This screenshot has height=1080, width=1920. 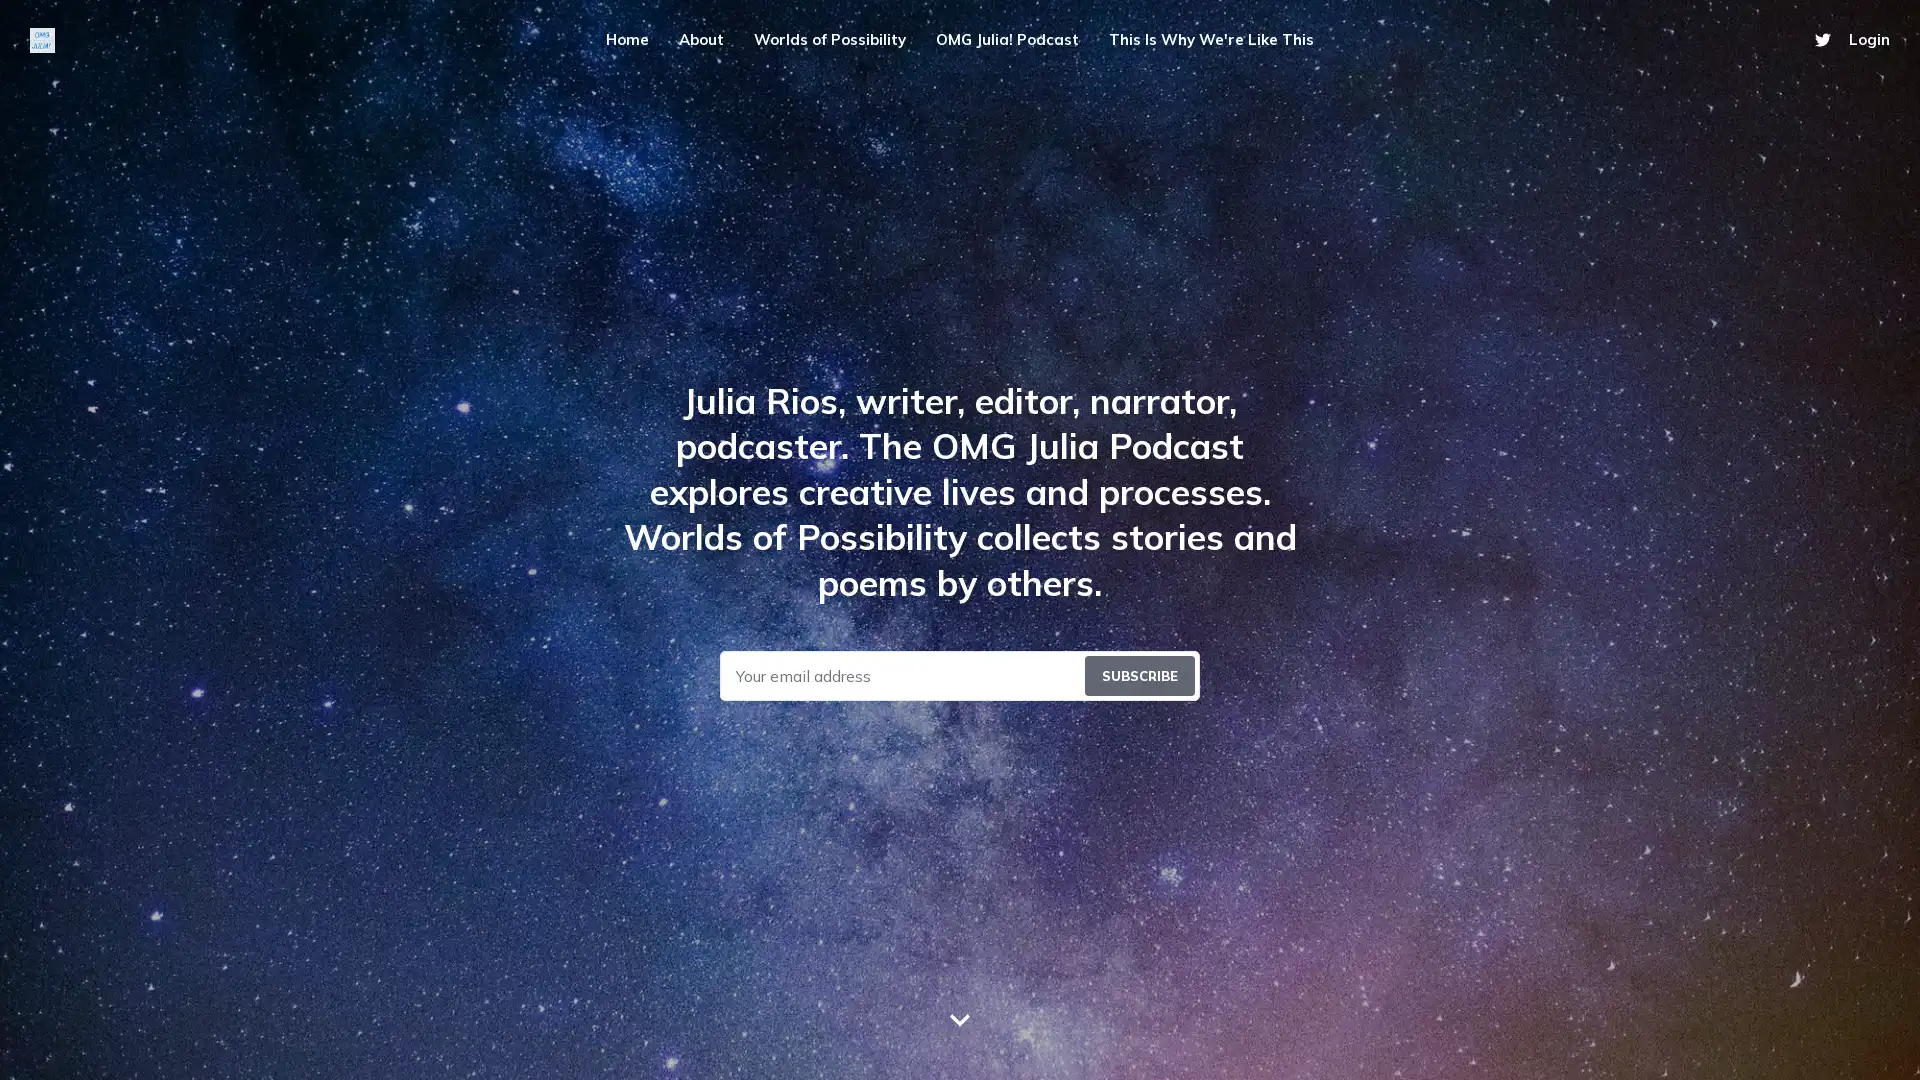 What do you see at coordinates (1868, 39) in the screenshot?
I see `Login` at bounding box center [1868, 39].